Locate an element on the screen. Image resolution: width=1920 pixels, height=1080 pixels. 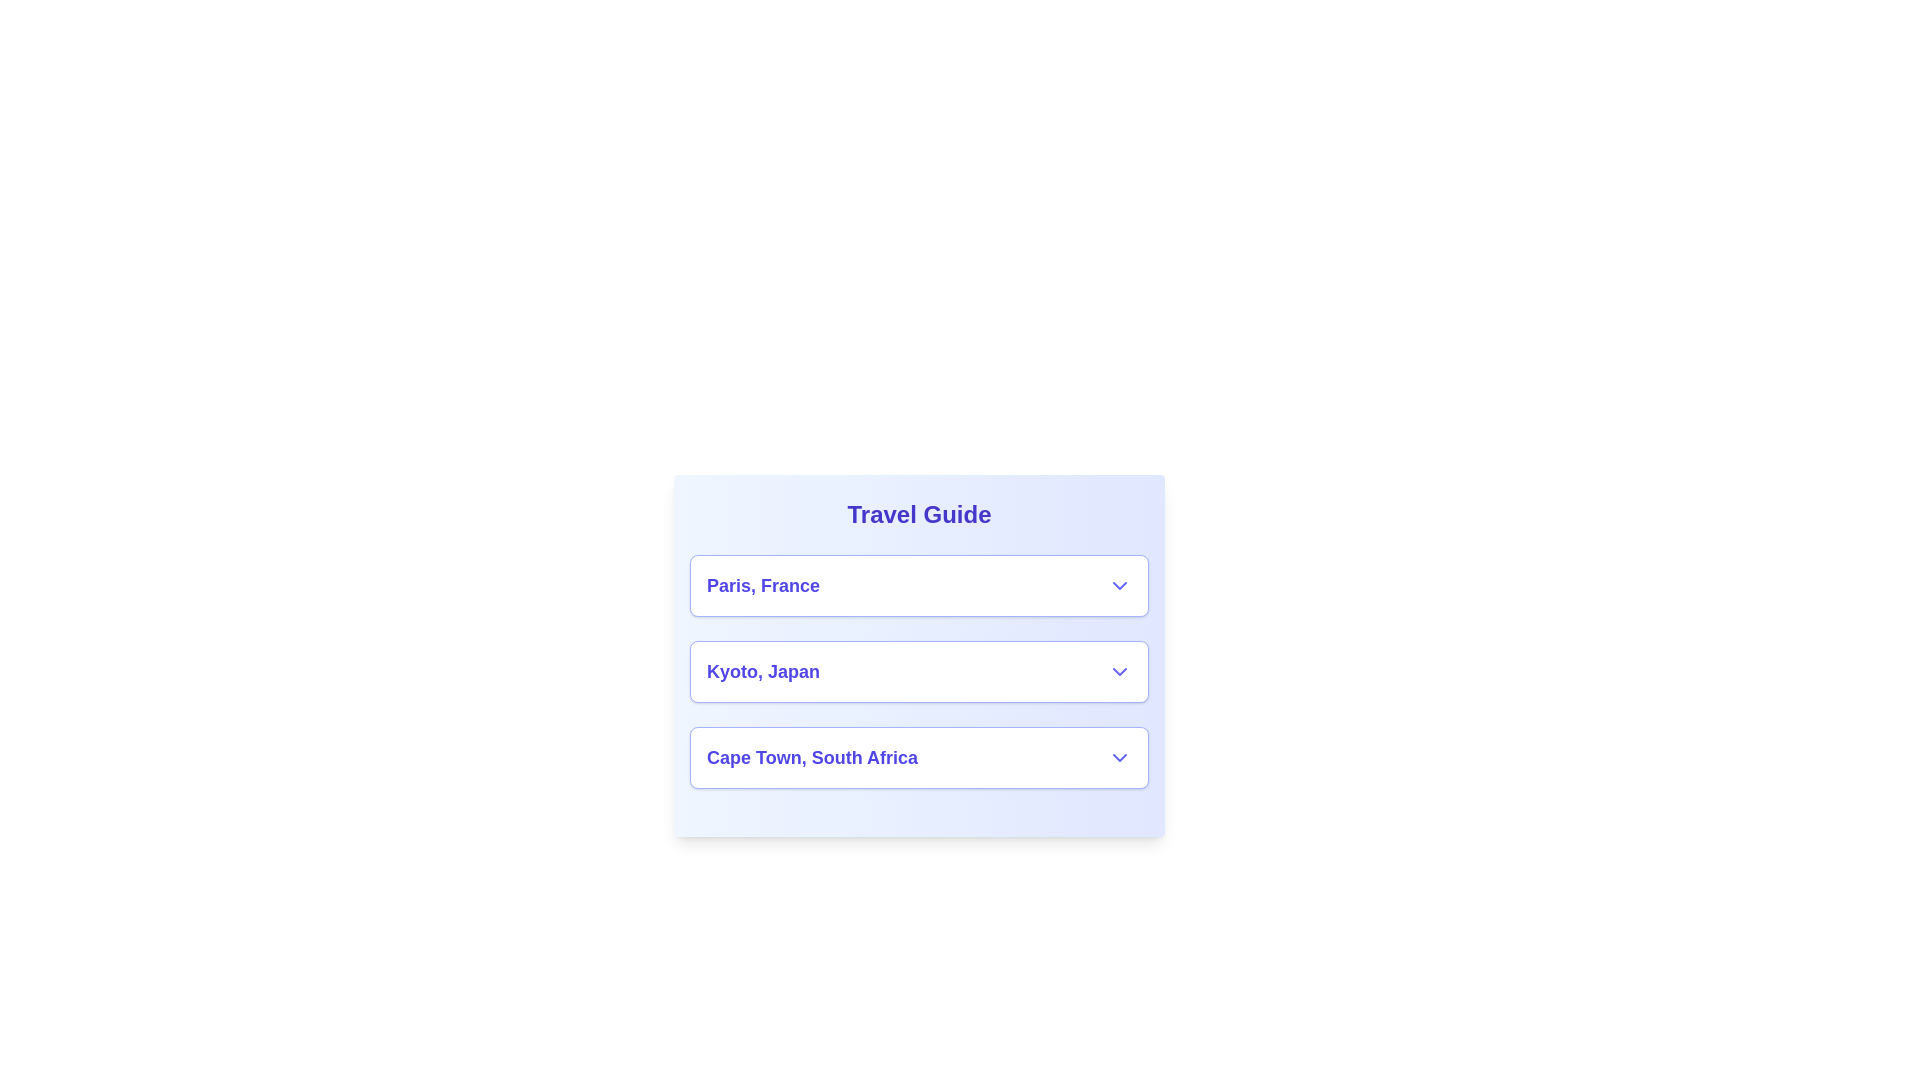
the downward-pointing indigo chevron icon located at the right edge of the 'Cape Town, South Africa' row in the Travel Guide list is located at coordinates (1118, 758).